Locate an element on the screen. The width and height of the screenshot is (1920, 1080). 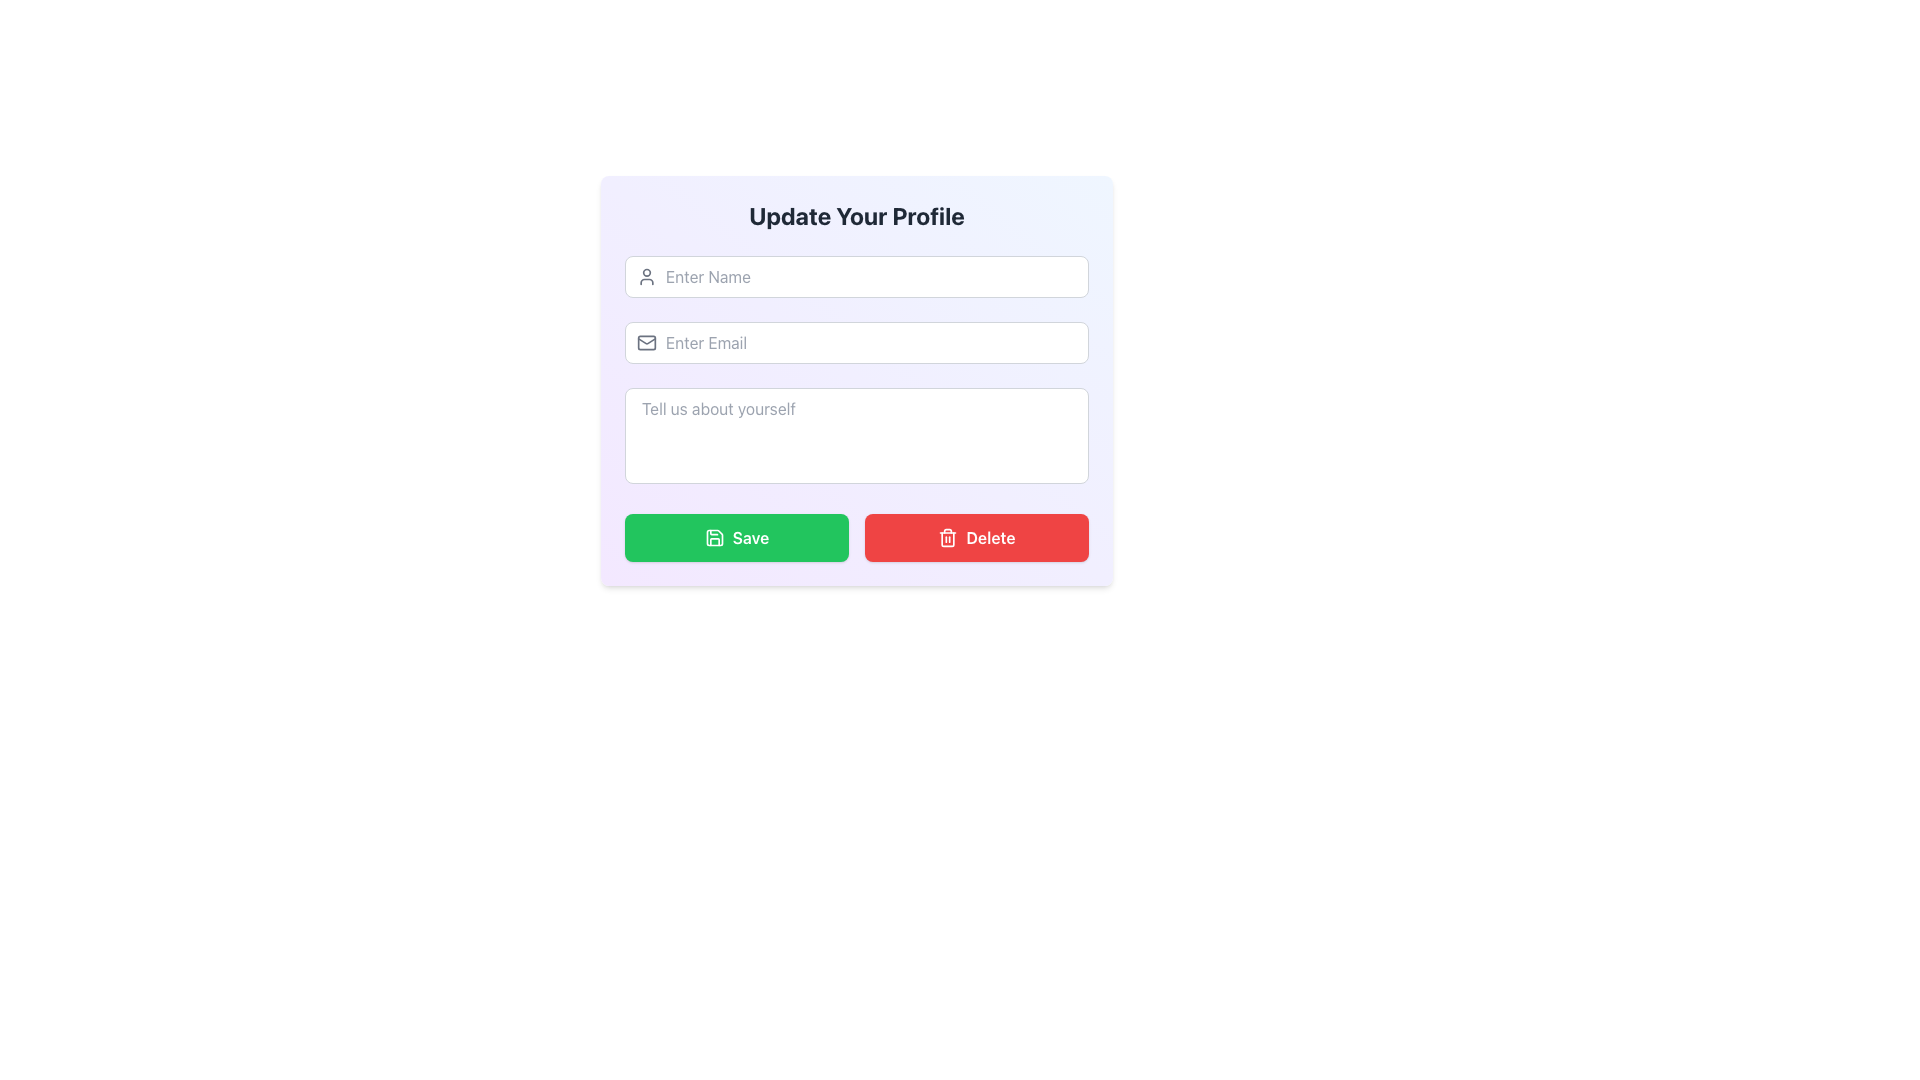
the confirmation button located below the text input fields of the form to observe the hover effects is located at coordinates (736, 536).